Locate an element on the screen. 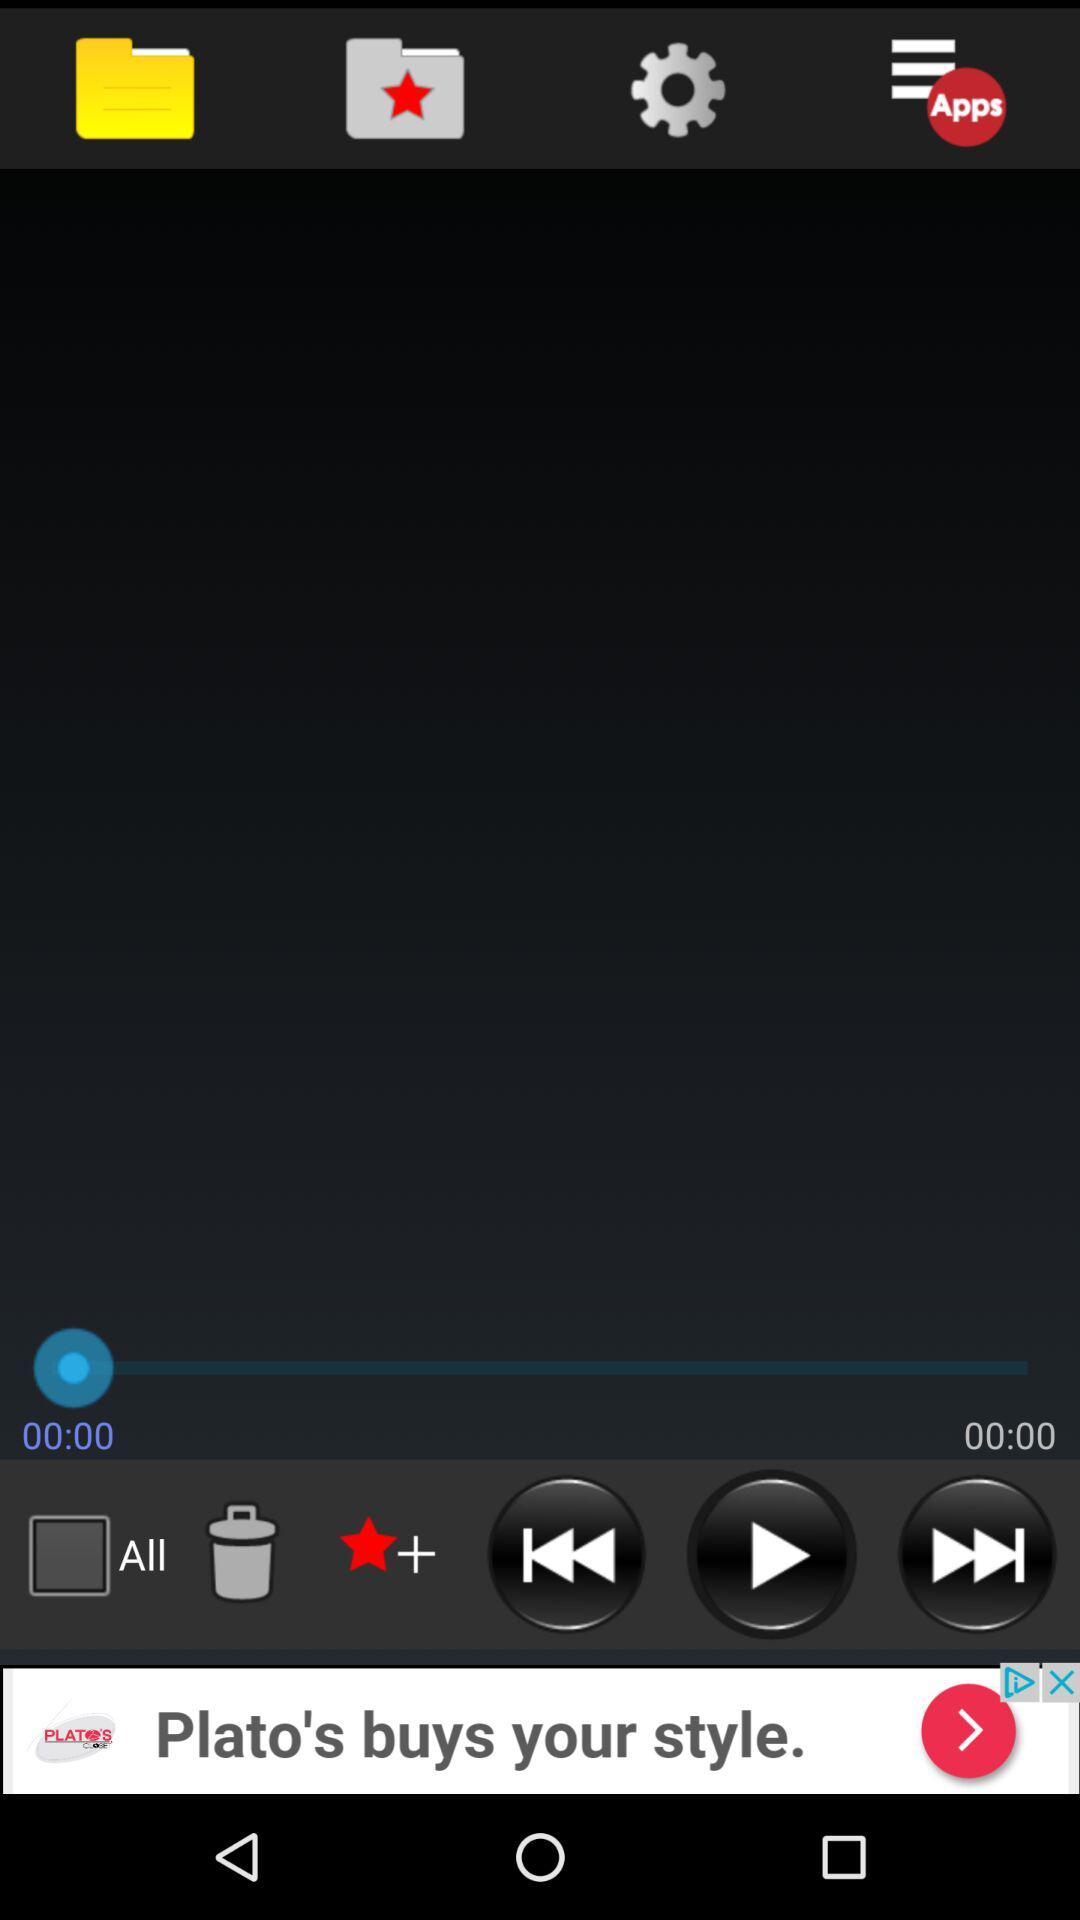 This screenshot has width=1080, height=1920. the play icon is located at coordinates (770, 1663).